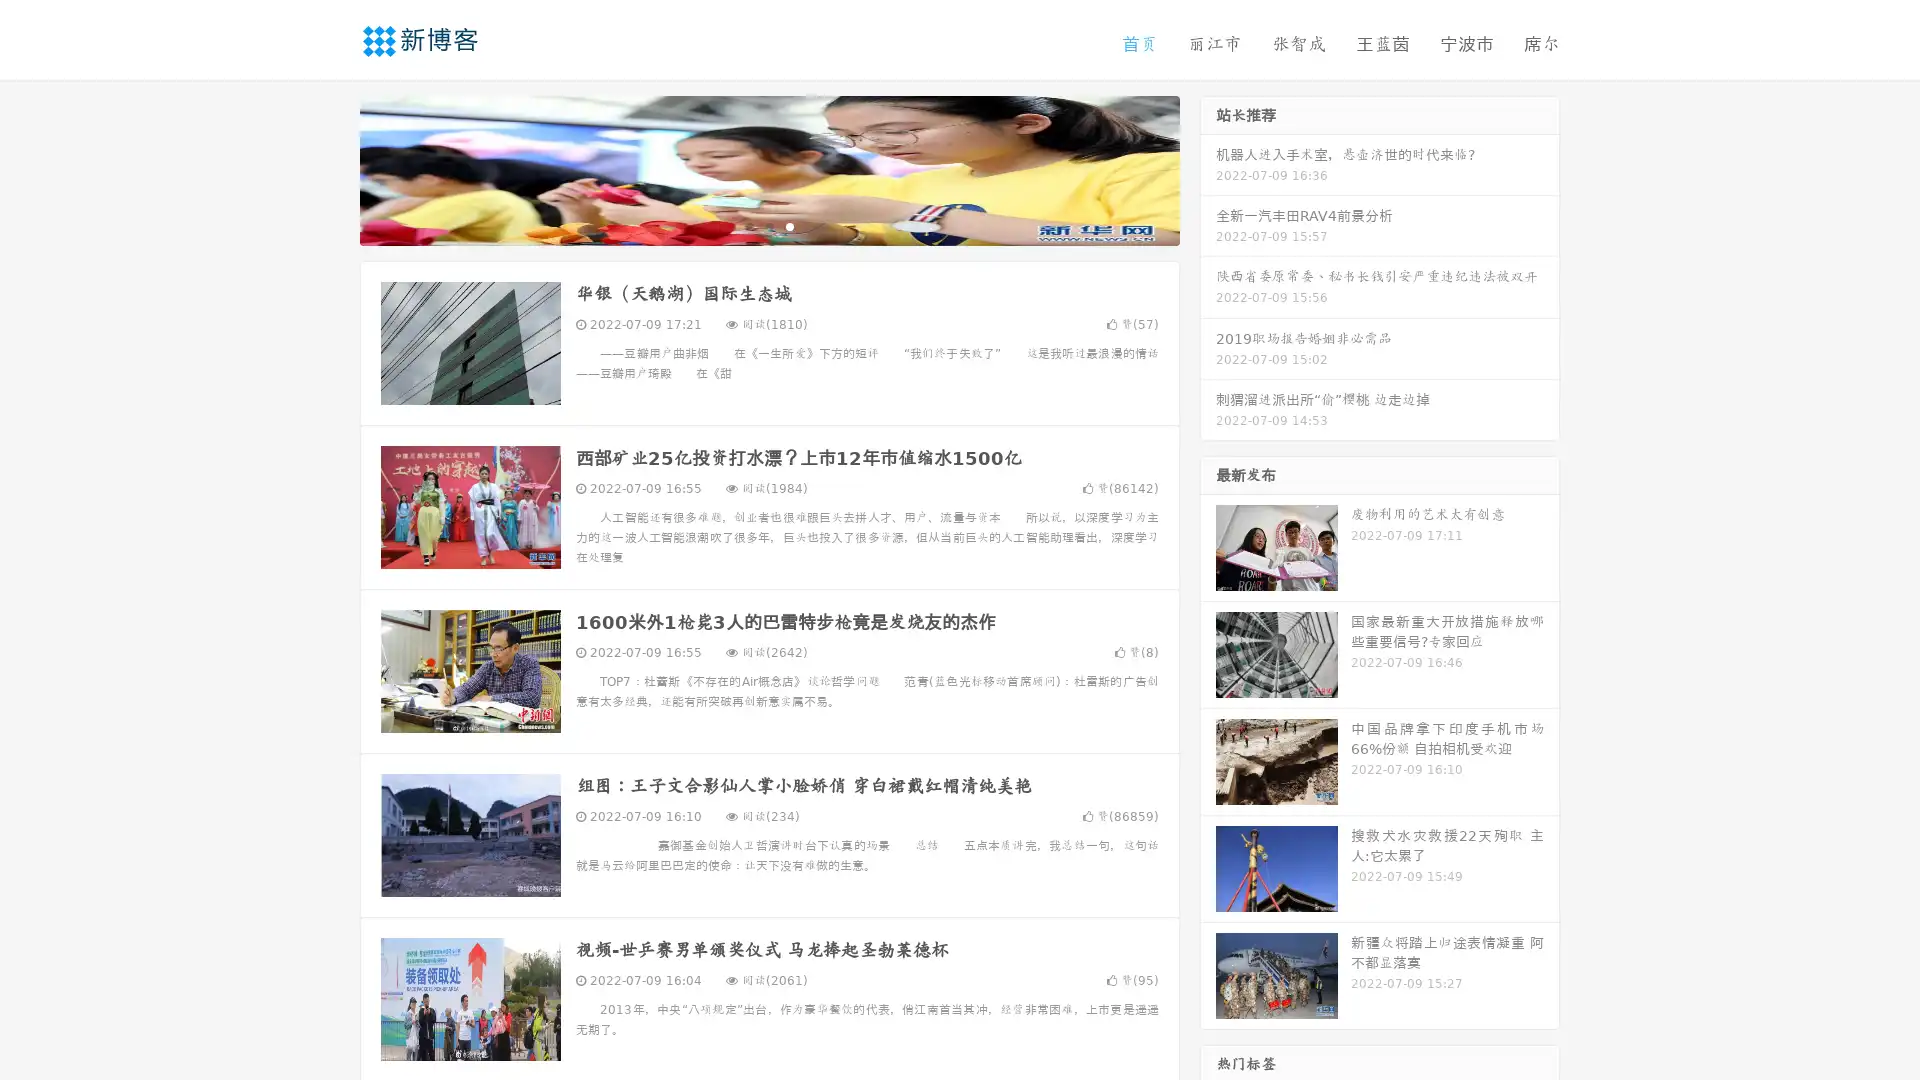 The height and width of the screenshot is (1080, 1920). What do you see at coordinates (768, 225) in the screenshot?
I see `Go to slide 2` at bounding box center [768, 225].